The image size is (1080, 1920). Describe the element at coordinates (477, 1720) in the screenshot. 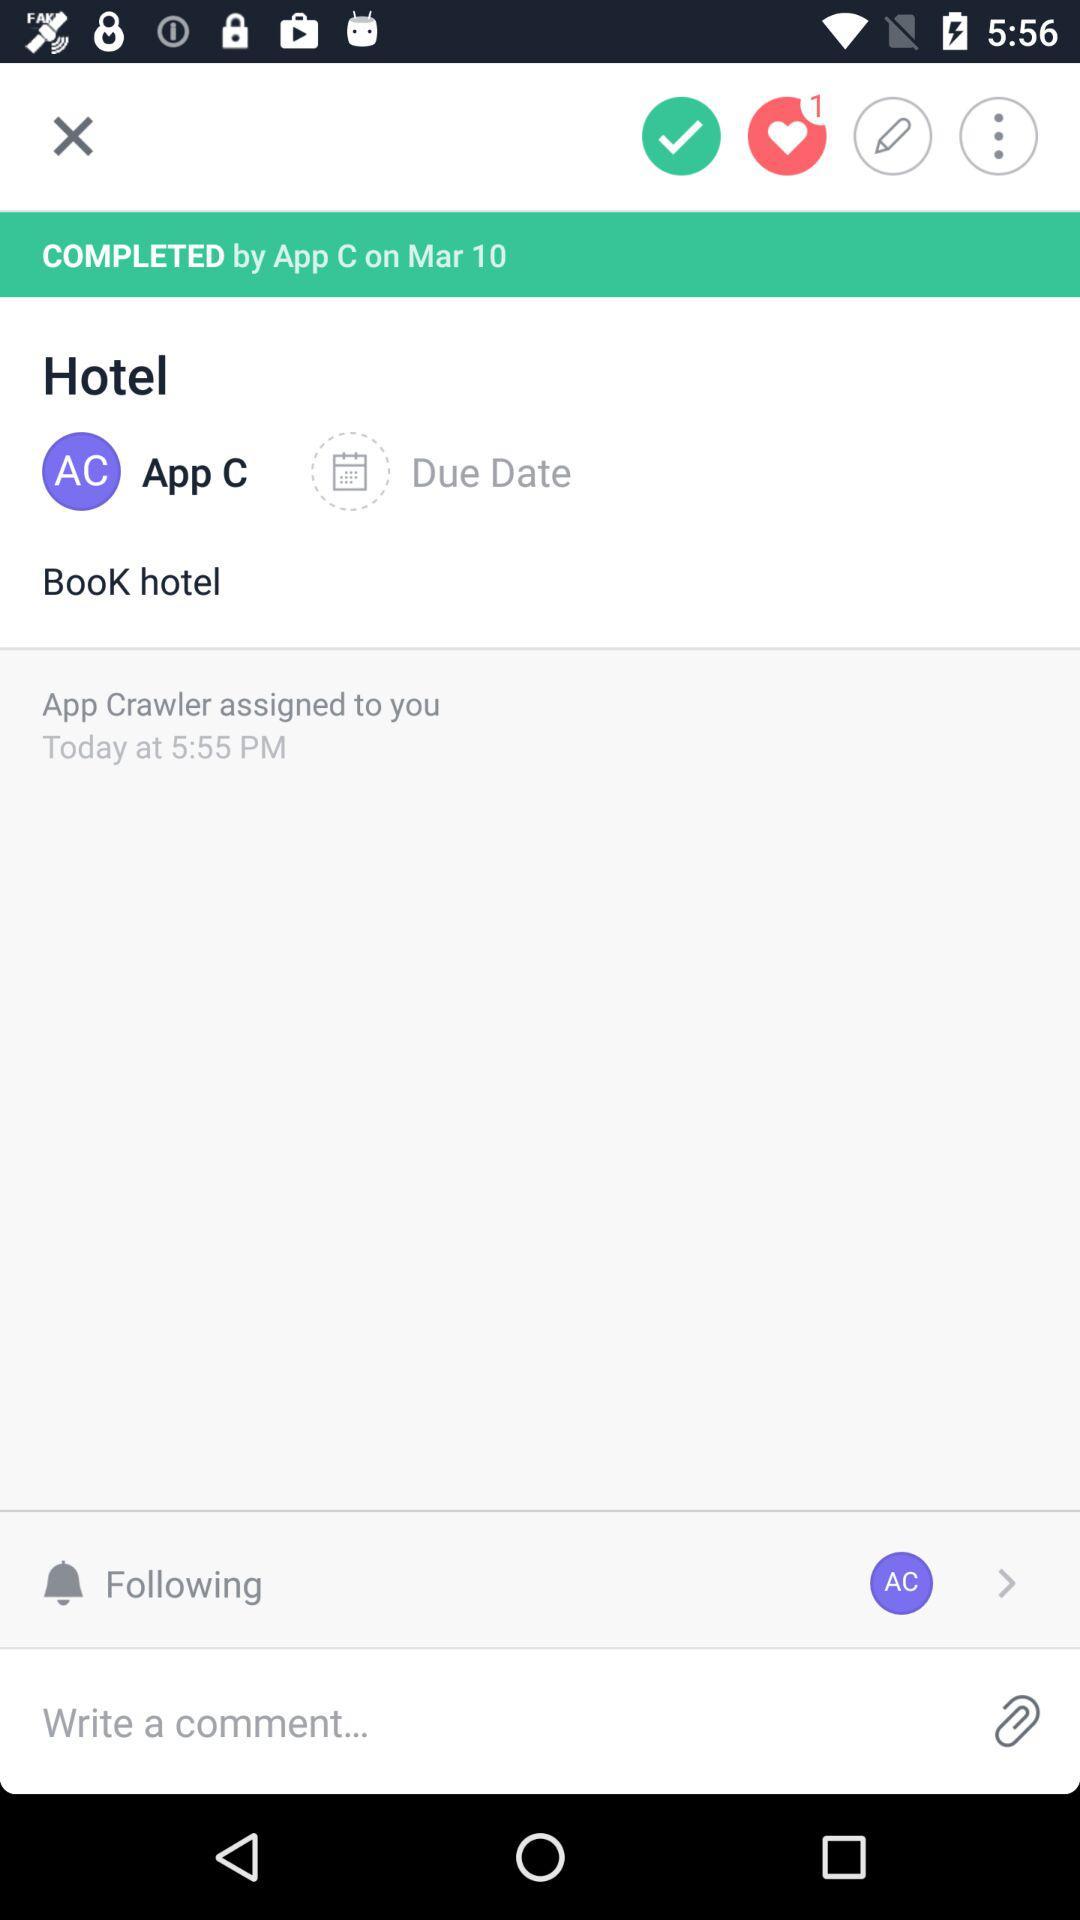

I see `the item below the following` at that location.